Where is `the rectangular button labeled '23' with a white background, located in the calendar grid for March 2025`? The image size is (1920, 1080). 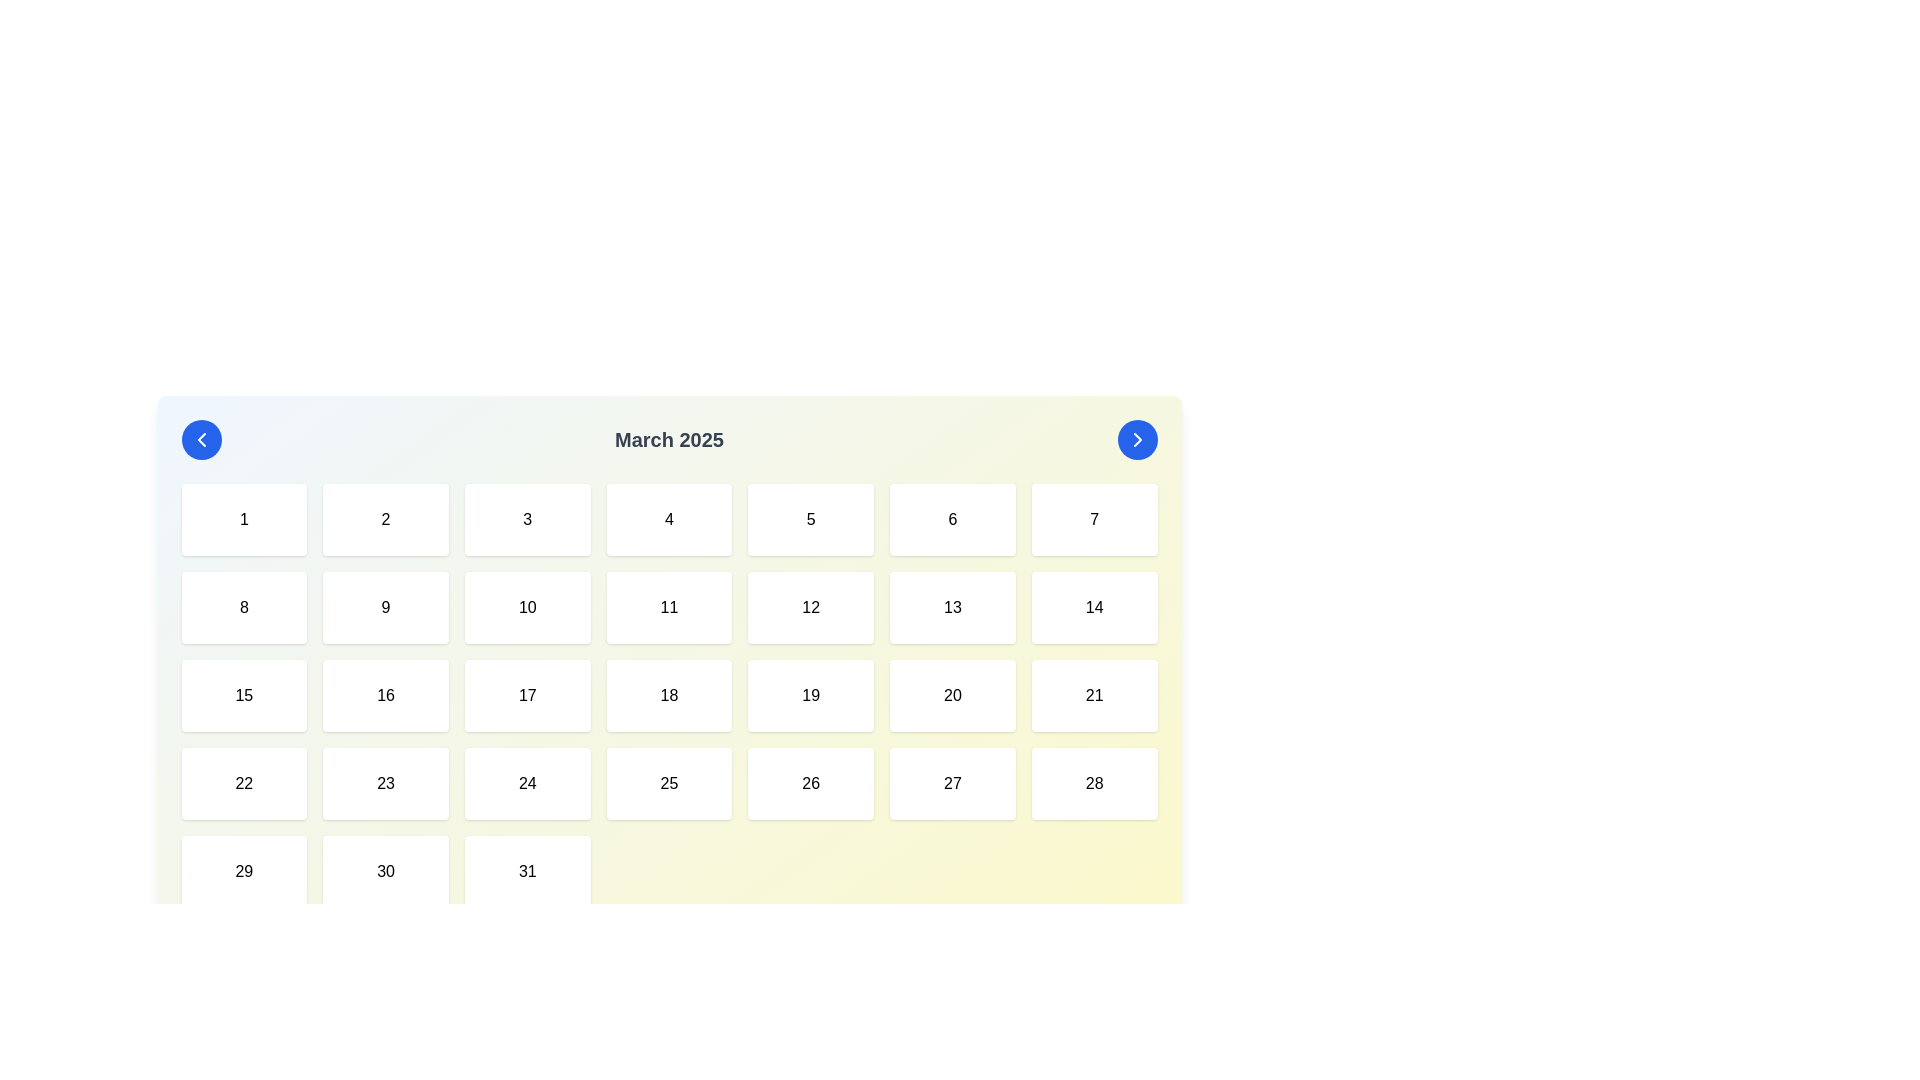 the rectangular button labeled '23' with a white background, located in the calendar grid for March 2025 is located at coordinates (386, 782).